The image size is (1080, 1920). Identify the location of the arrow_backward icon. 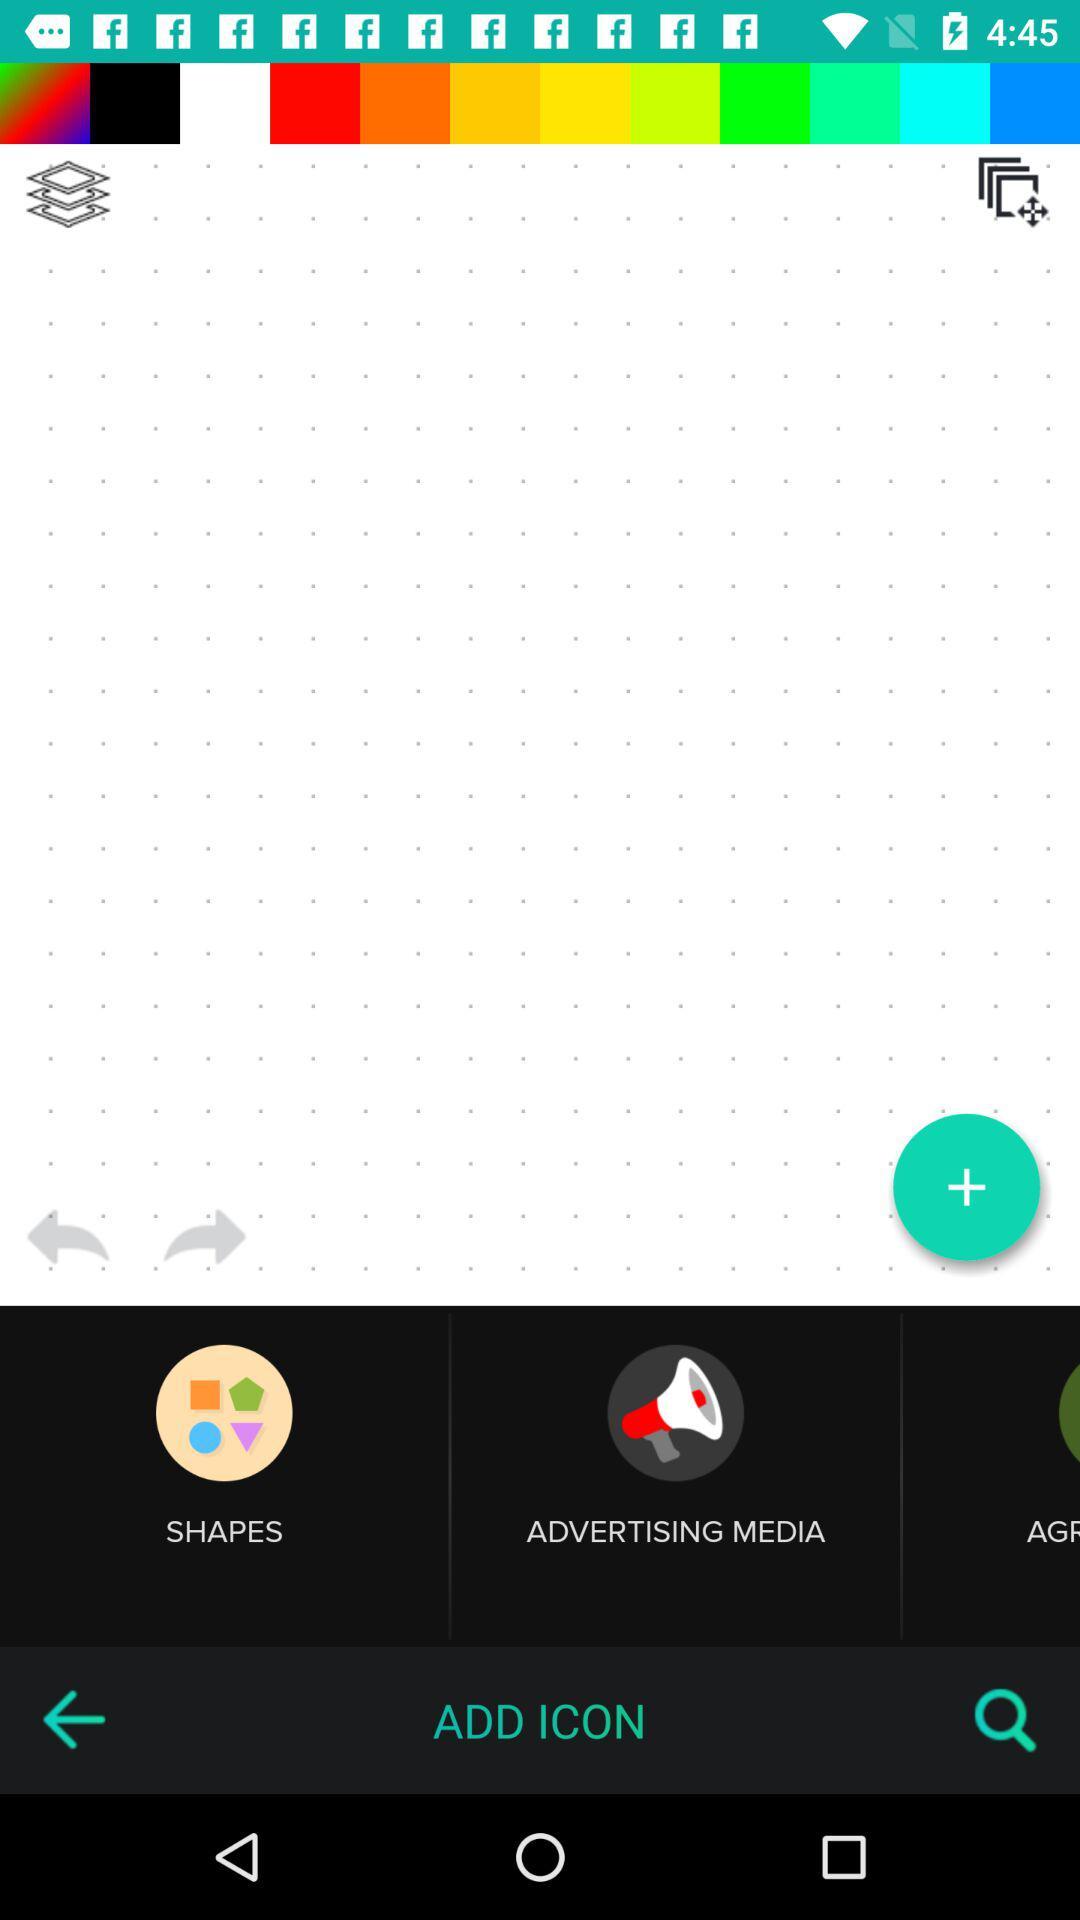
(72, 1719).